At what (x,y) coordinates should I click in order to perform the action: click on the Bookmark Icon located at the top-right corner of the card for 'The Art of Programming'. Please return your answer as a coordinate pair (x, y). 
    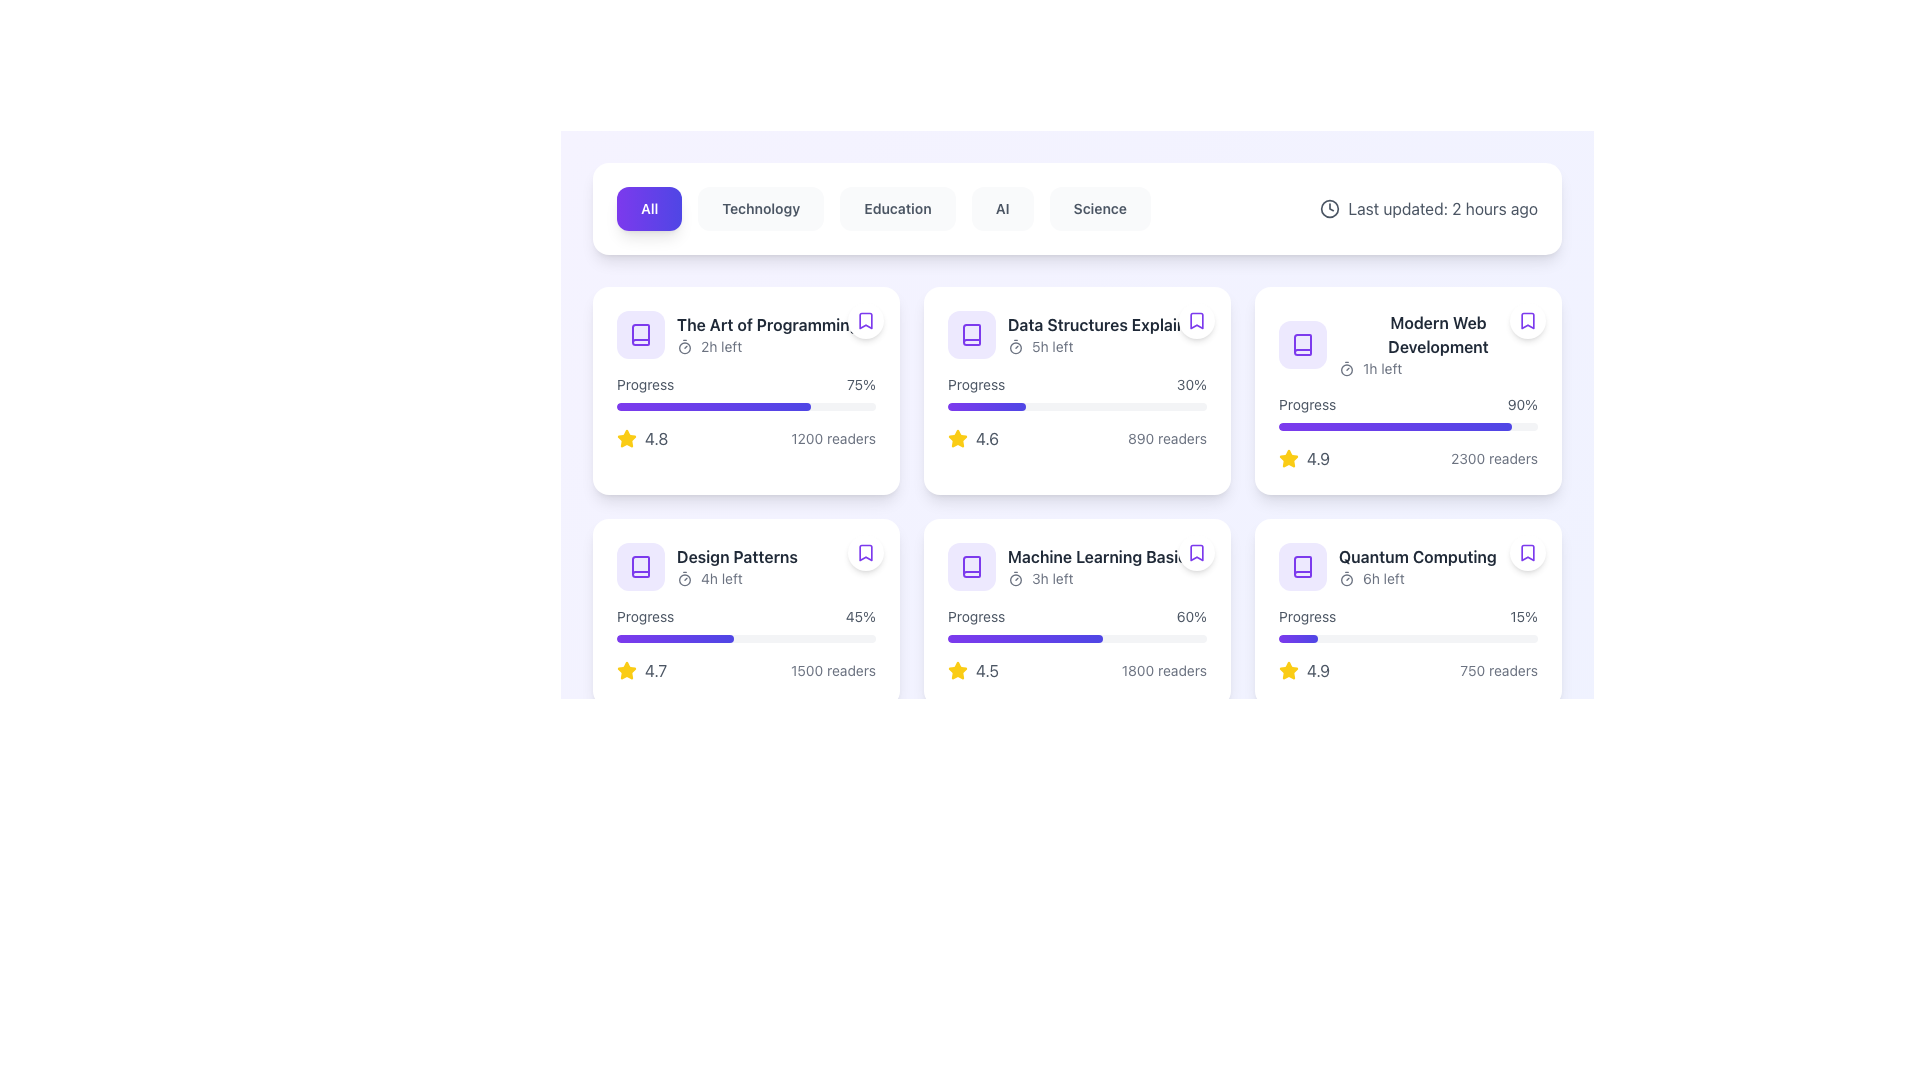
    Looking at the image, I should click on (865, 319).